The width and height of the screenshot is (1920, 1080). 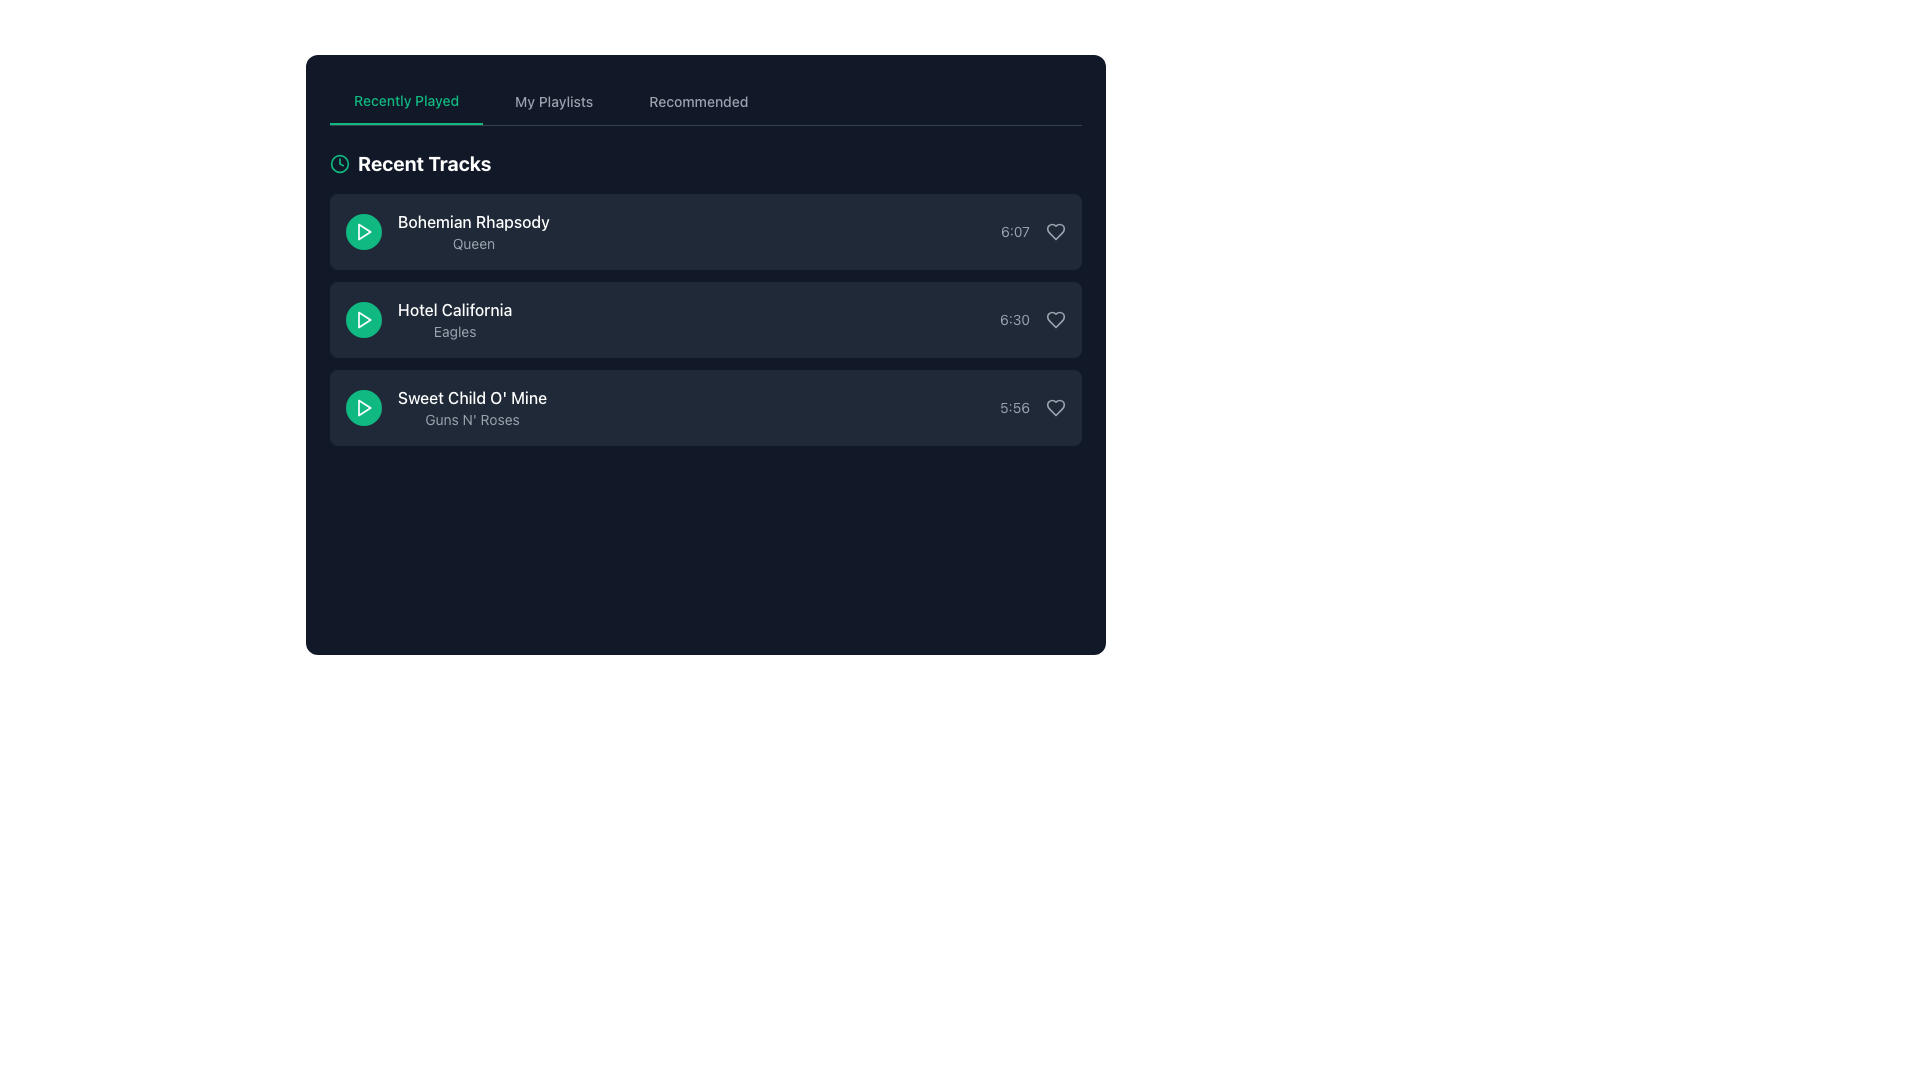 What do you see at coordinates (1055, 230) in the screenshot?
I see `the heart-shaped icon outlined in gray, which is positioned to the far right of the timestamp '6:07' and aligned horizontally with it` at bounding box center [1055, 230].